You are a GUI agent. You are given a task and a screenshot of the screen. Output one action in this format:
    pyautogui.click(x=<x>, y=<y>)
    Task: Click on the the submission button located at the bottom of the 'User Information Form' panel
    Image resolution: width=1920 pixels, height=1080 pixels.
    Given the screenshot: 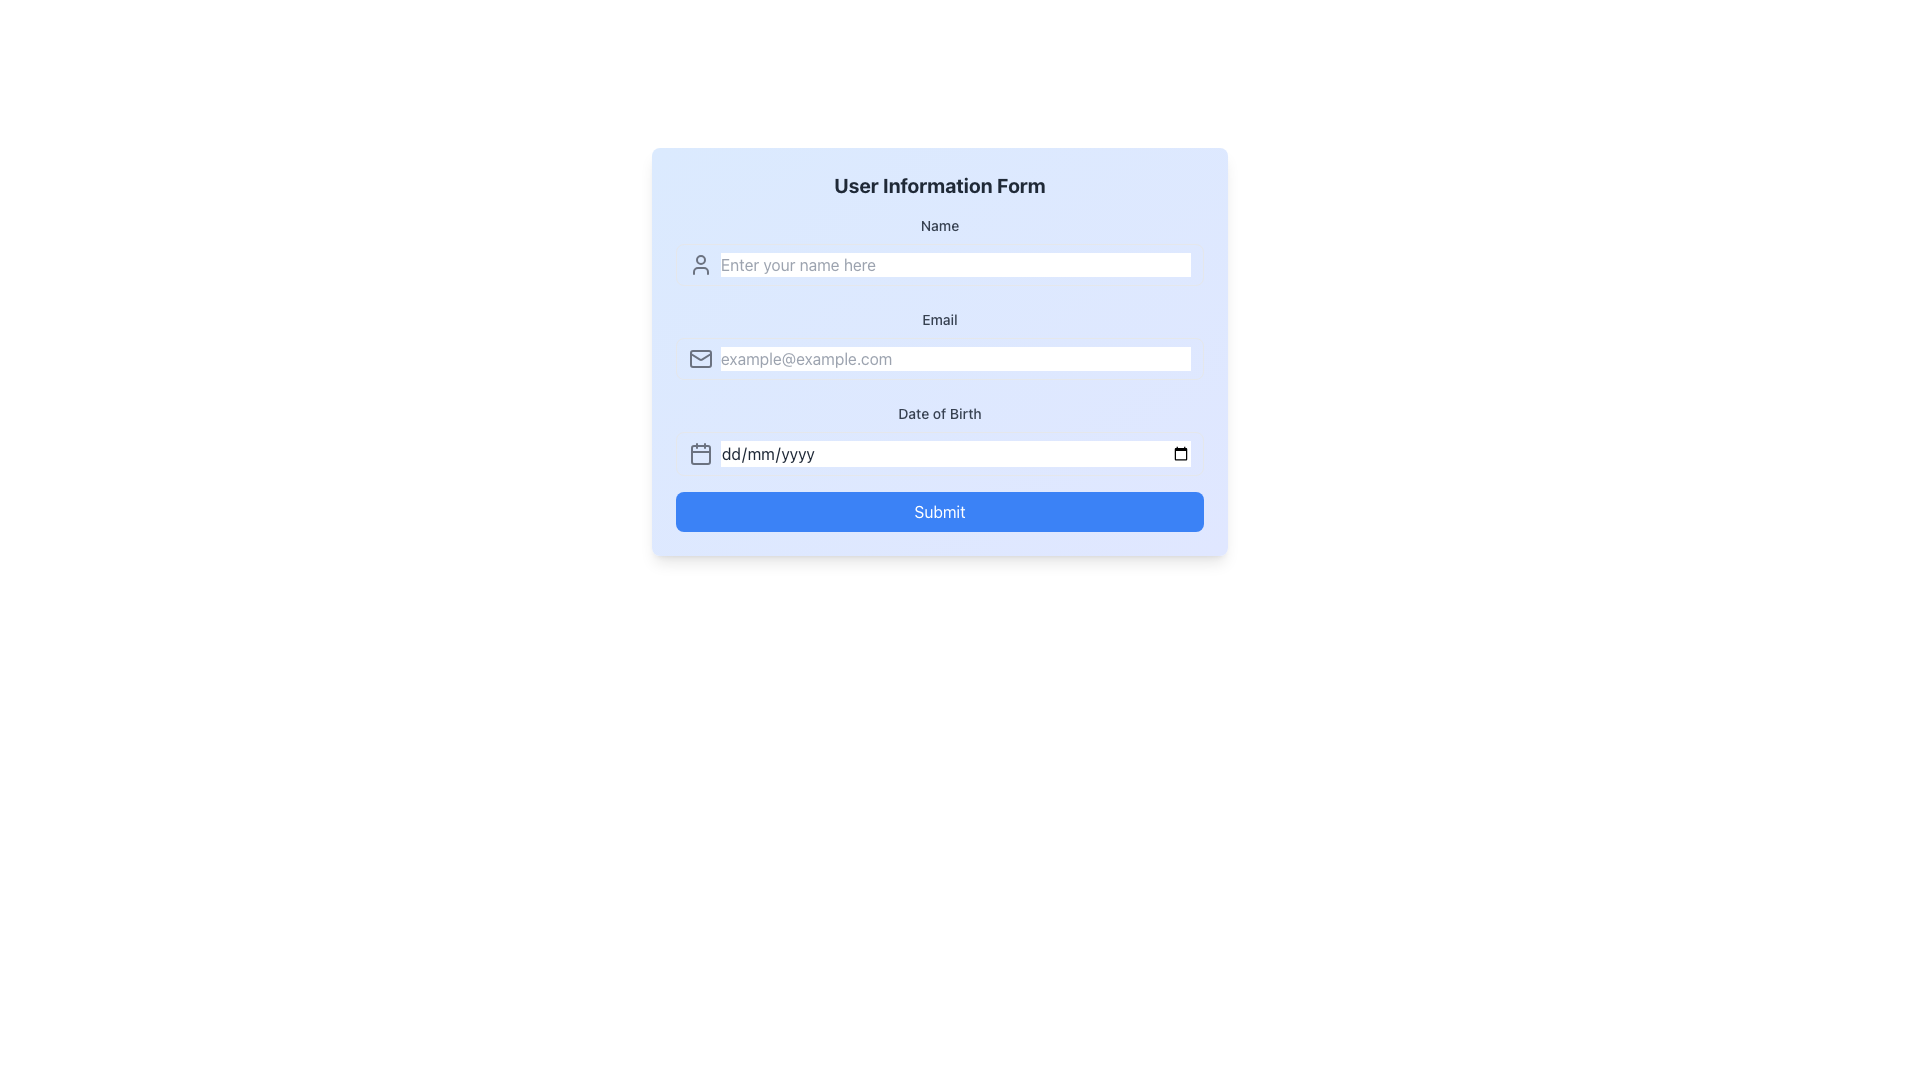 What is the action you would take?
    pyautogui.click(x=939, y=511)
    